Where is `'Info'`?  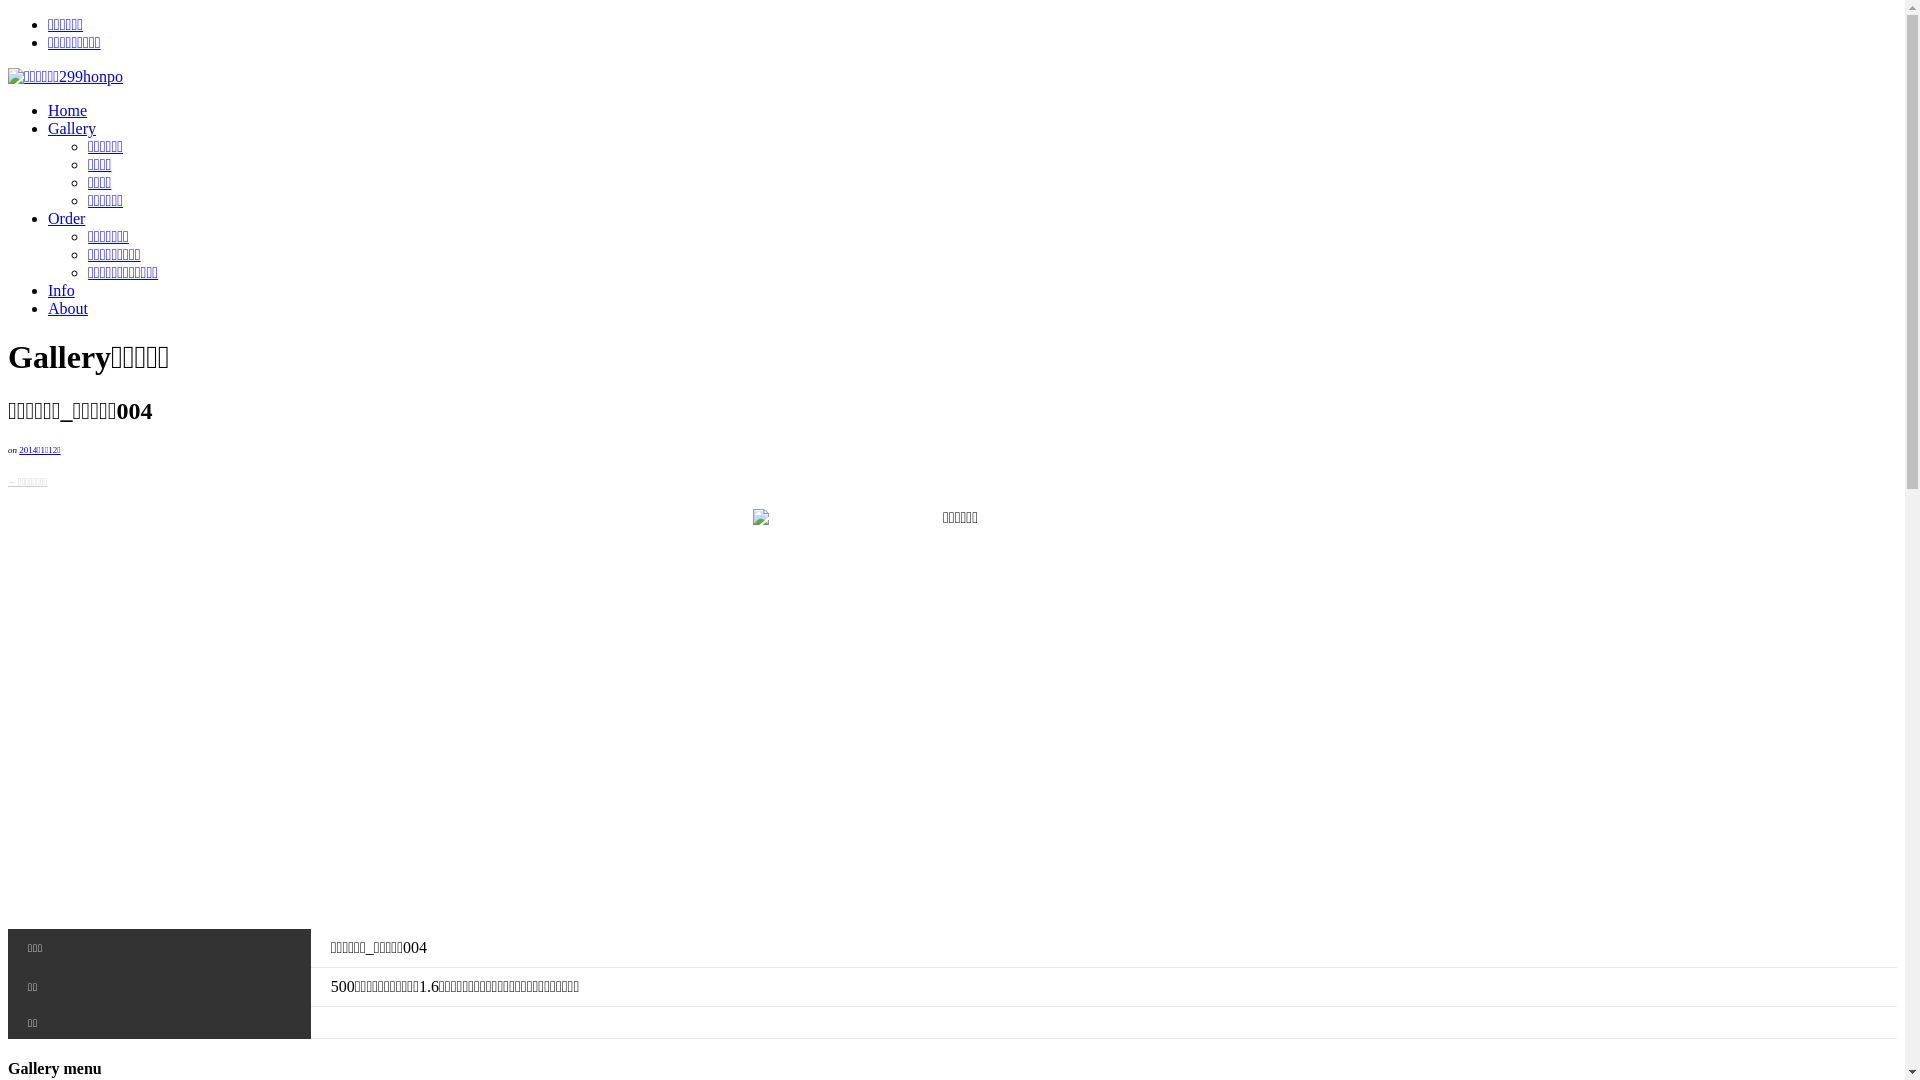
'Info' is located at coordinates (61, 290).